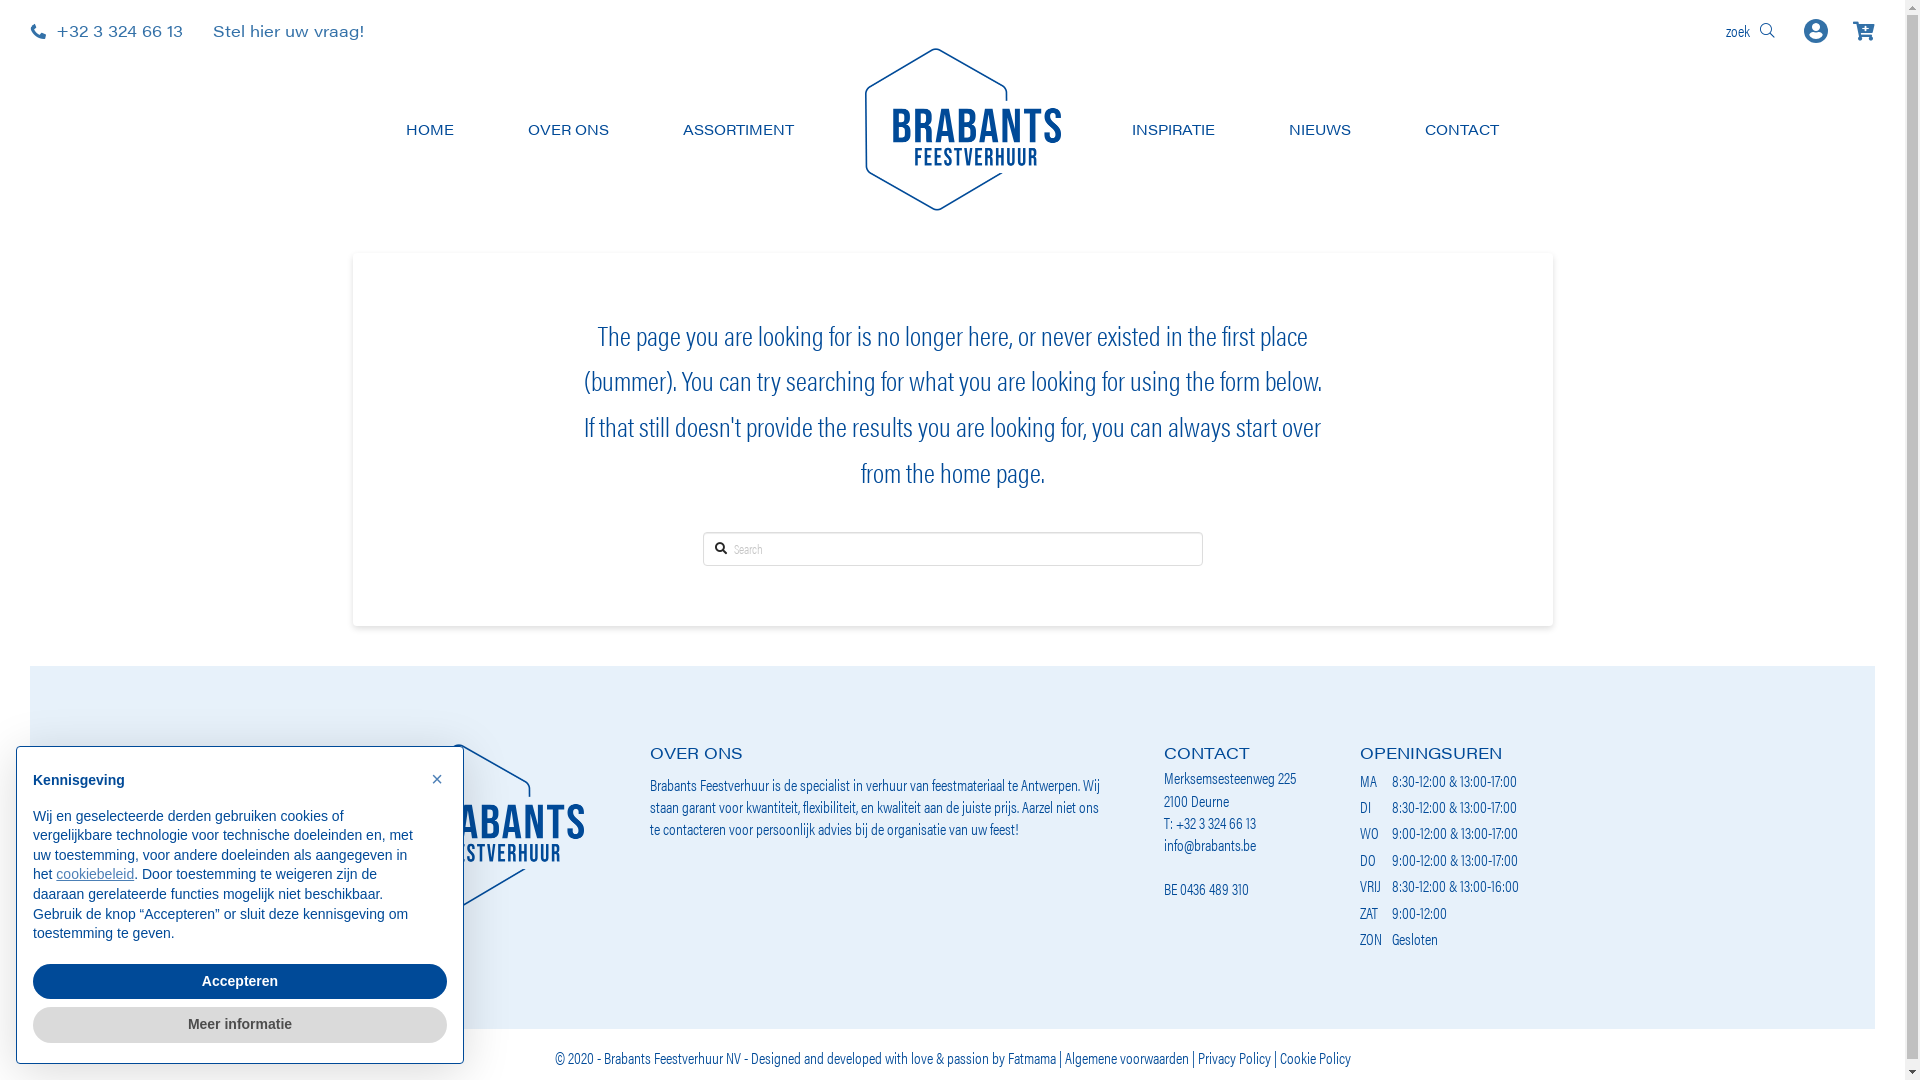  Describe the element at coordinates (240, 981) in the screenshot. I see `'Accepteren'` at that location.